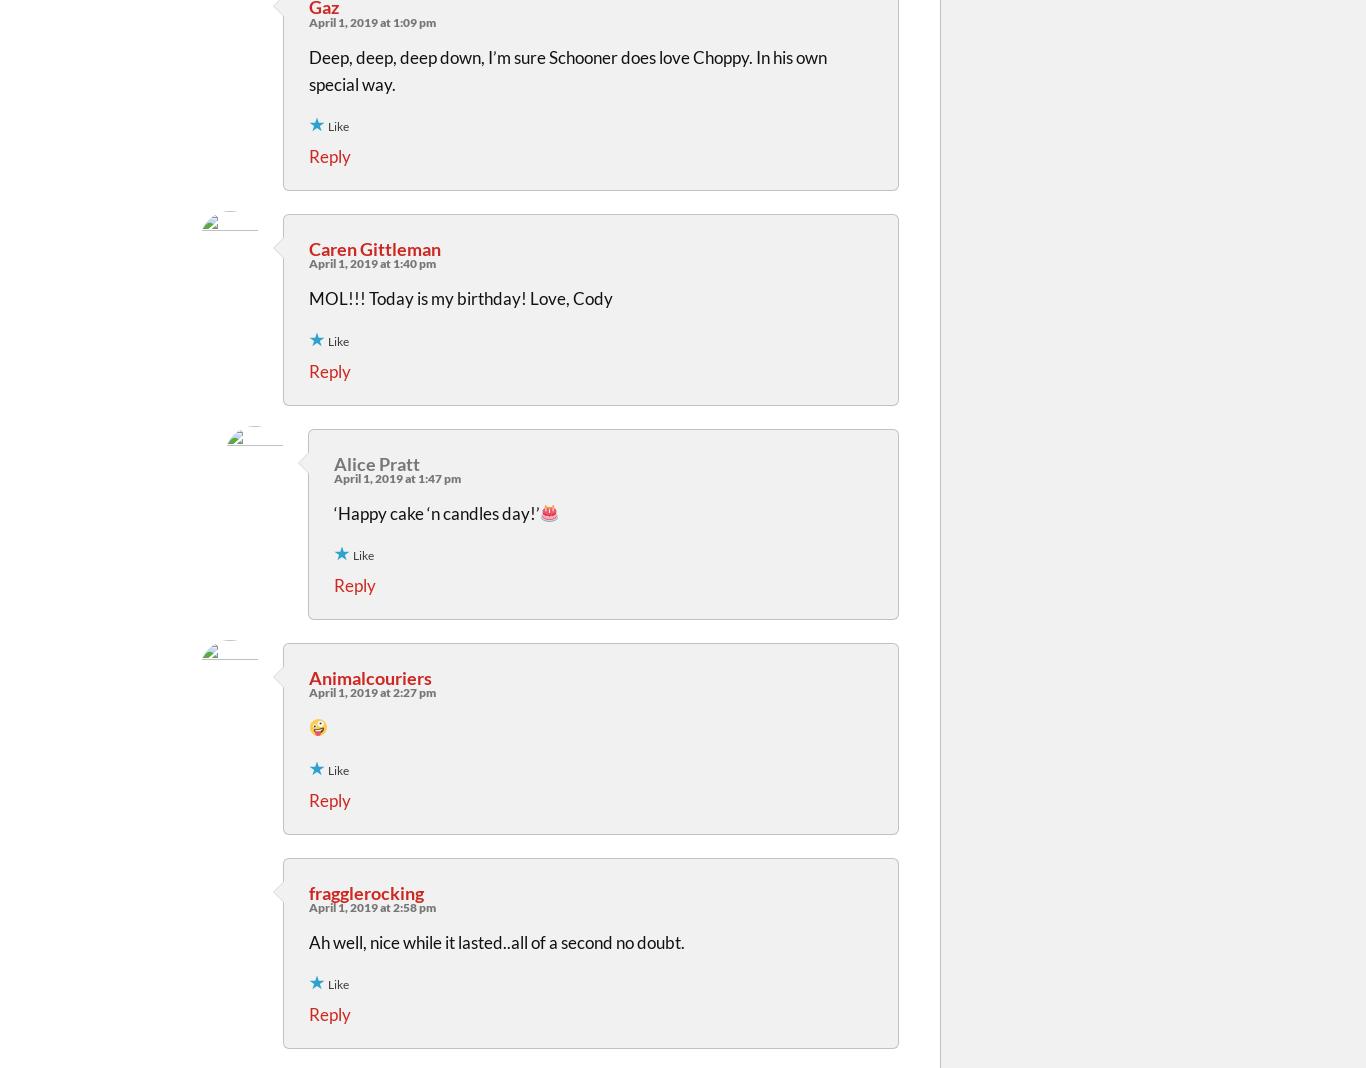  Describe the element at coordinates (396, 477) in the screenshot. I see `'April 1, 2019 at 1:47 pm'` at that location.